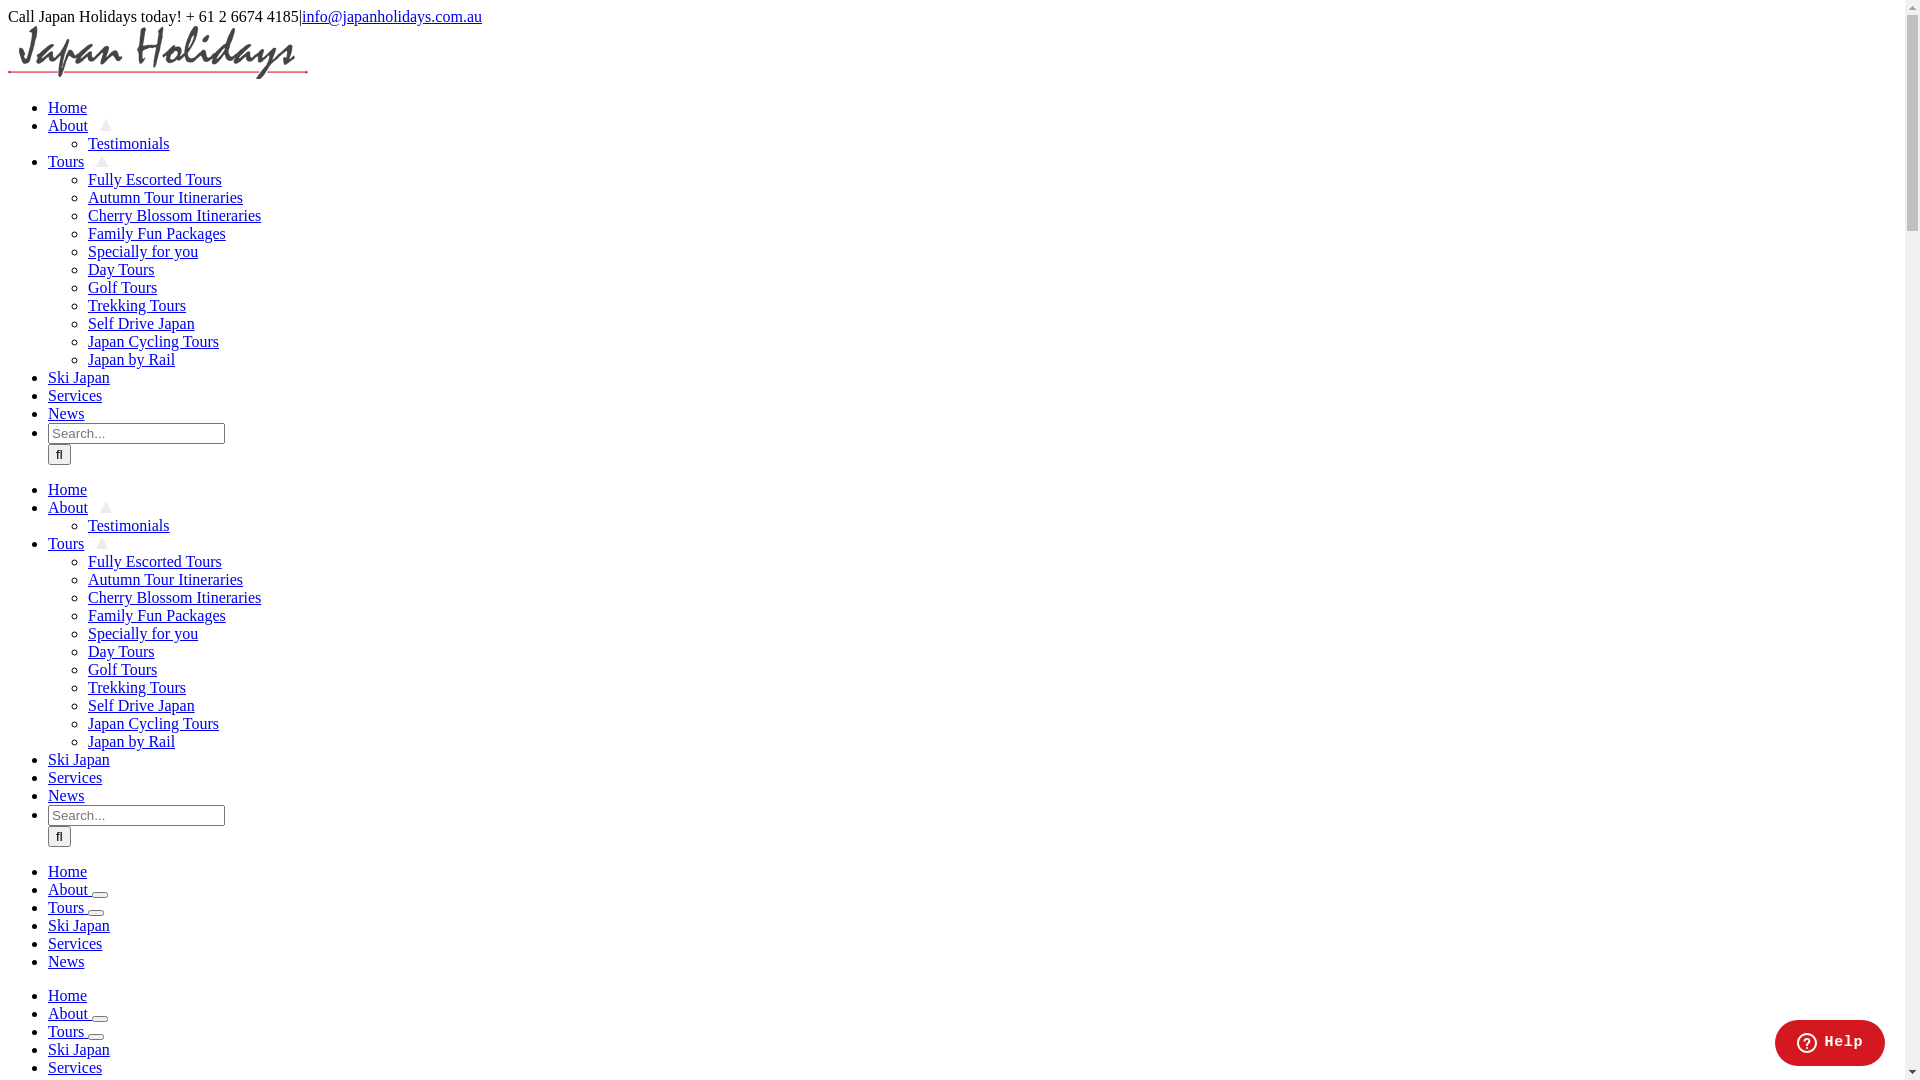 This screenshot has width=1920, height=1080. What do you see at coordinates (392, 16) in the screenshot?
I see `'info@japanholidays.com.au'` at bounding box center [392, 16].